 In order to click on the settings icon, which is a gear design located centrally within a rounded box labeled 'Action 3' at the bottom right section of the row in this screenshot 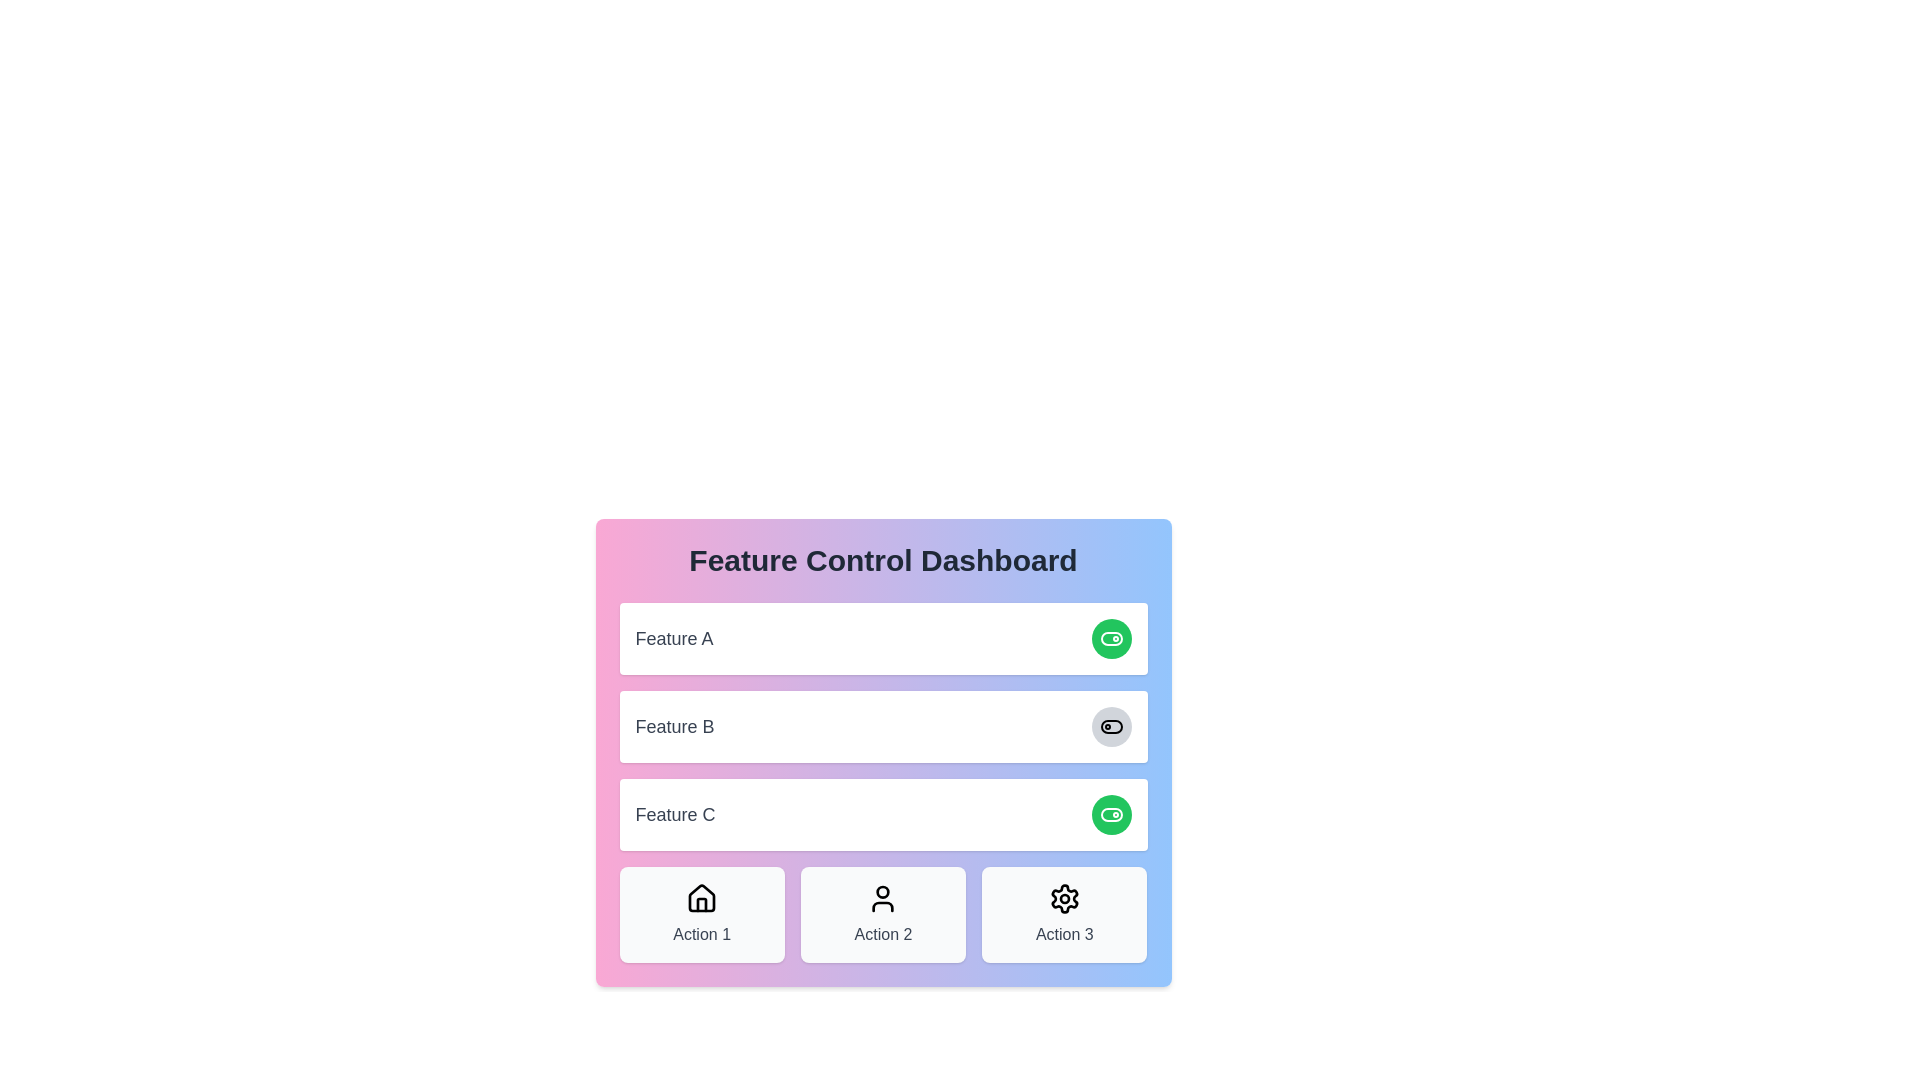, I will do `click(1063, 897)`.